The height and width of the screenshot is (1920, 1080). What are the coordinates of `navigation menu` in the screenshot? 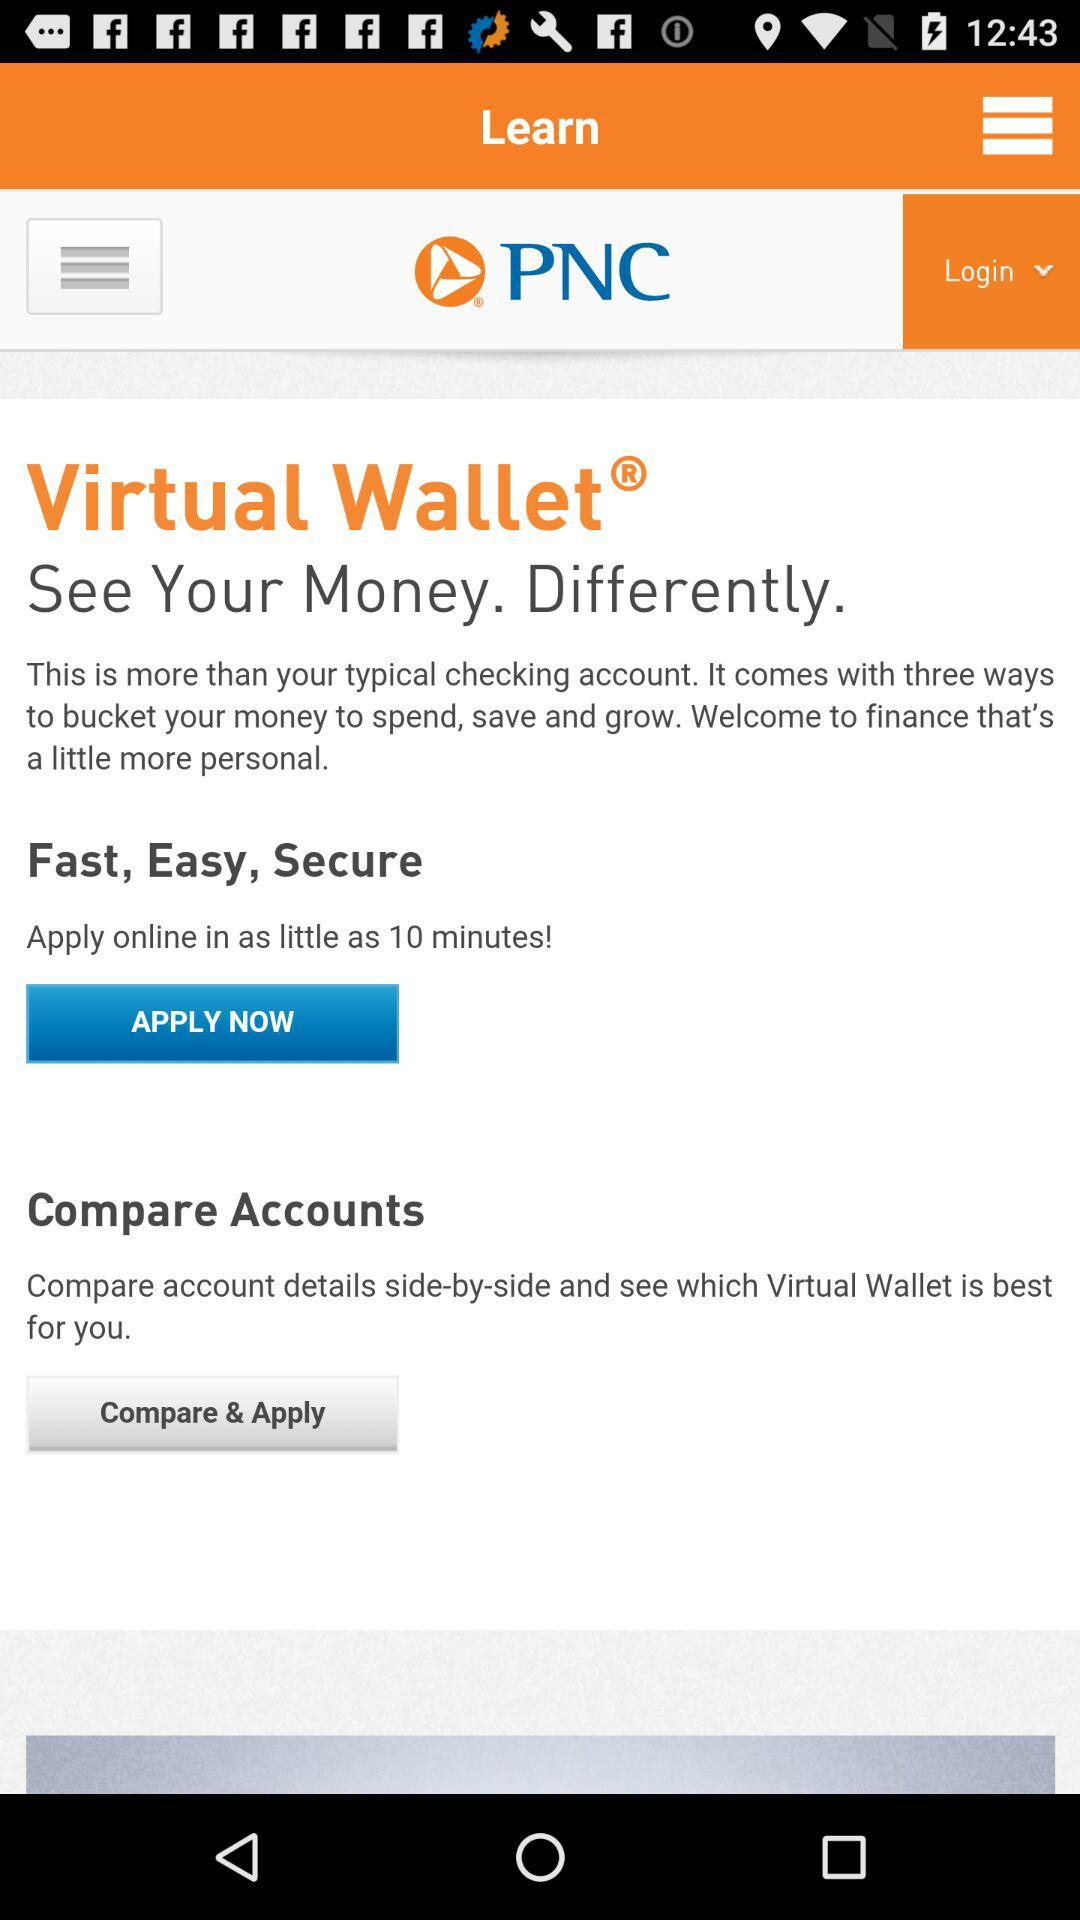 It's located at (1017, 124).